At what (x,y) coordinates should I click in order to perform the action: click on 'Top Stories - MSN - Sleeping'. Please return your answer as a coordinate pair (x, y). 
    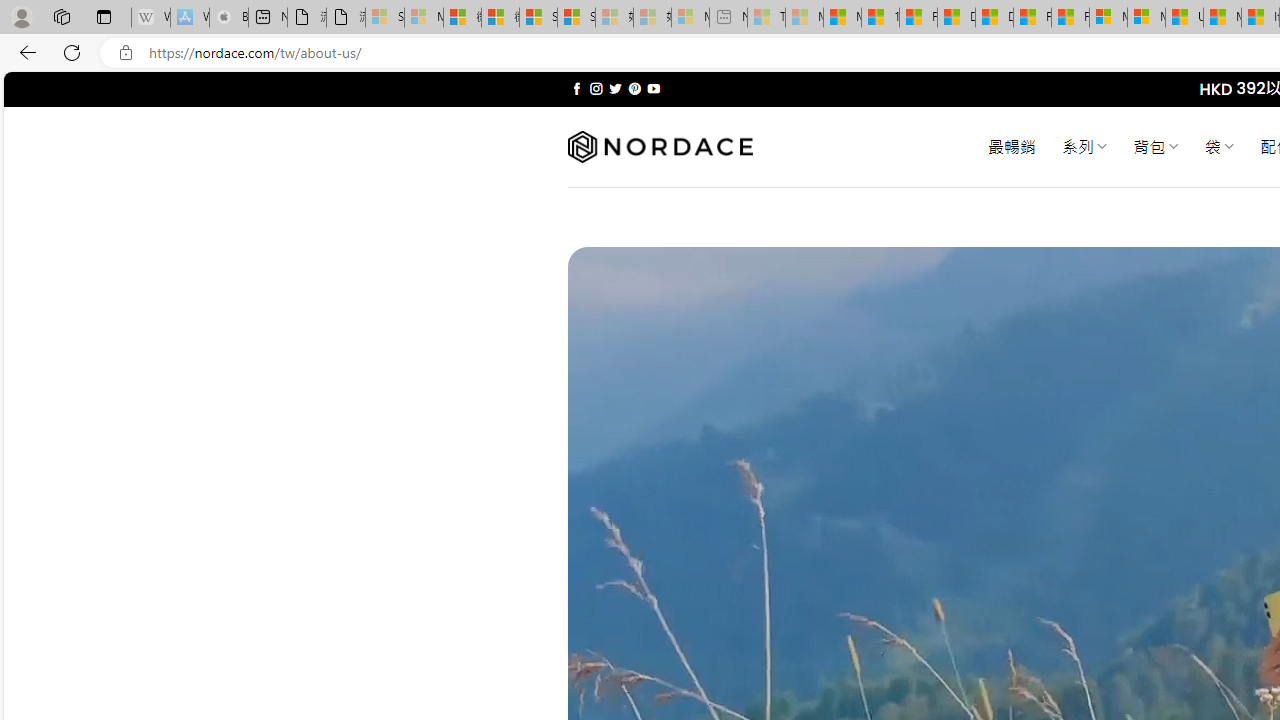
    Looking at the image, I should click on (765, 17).